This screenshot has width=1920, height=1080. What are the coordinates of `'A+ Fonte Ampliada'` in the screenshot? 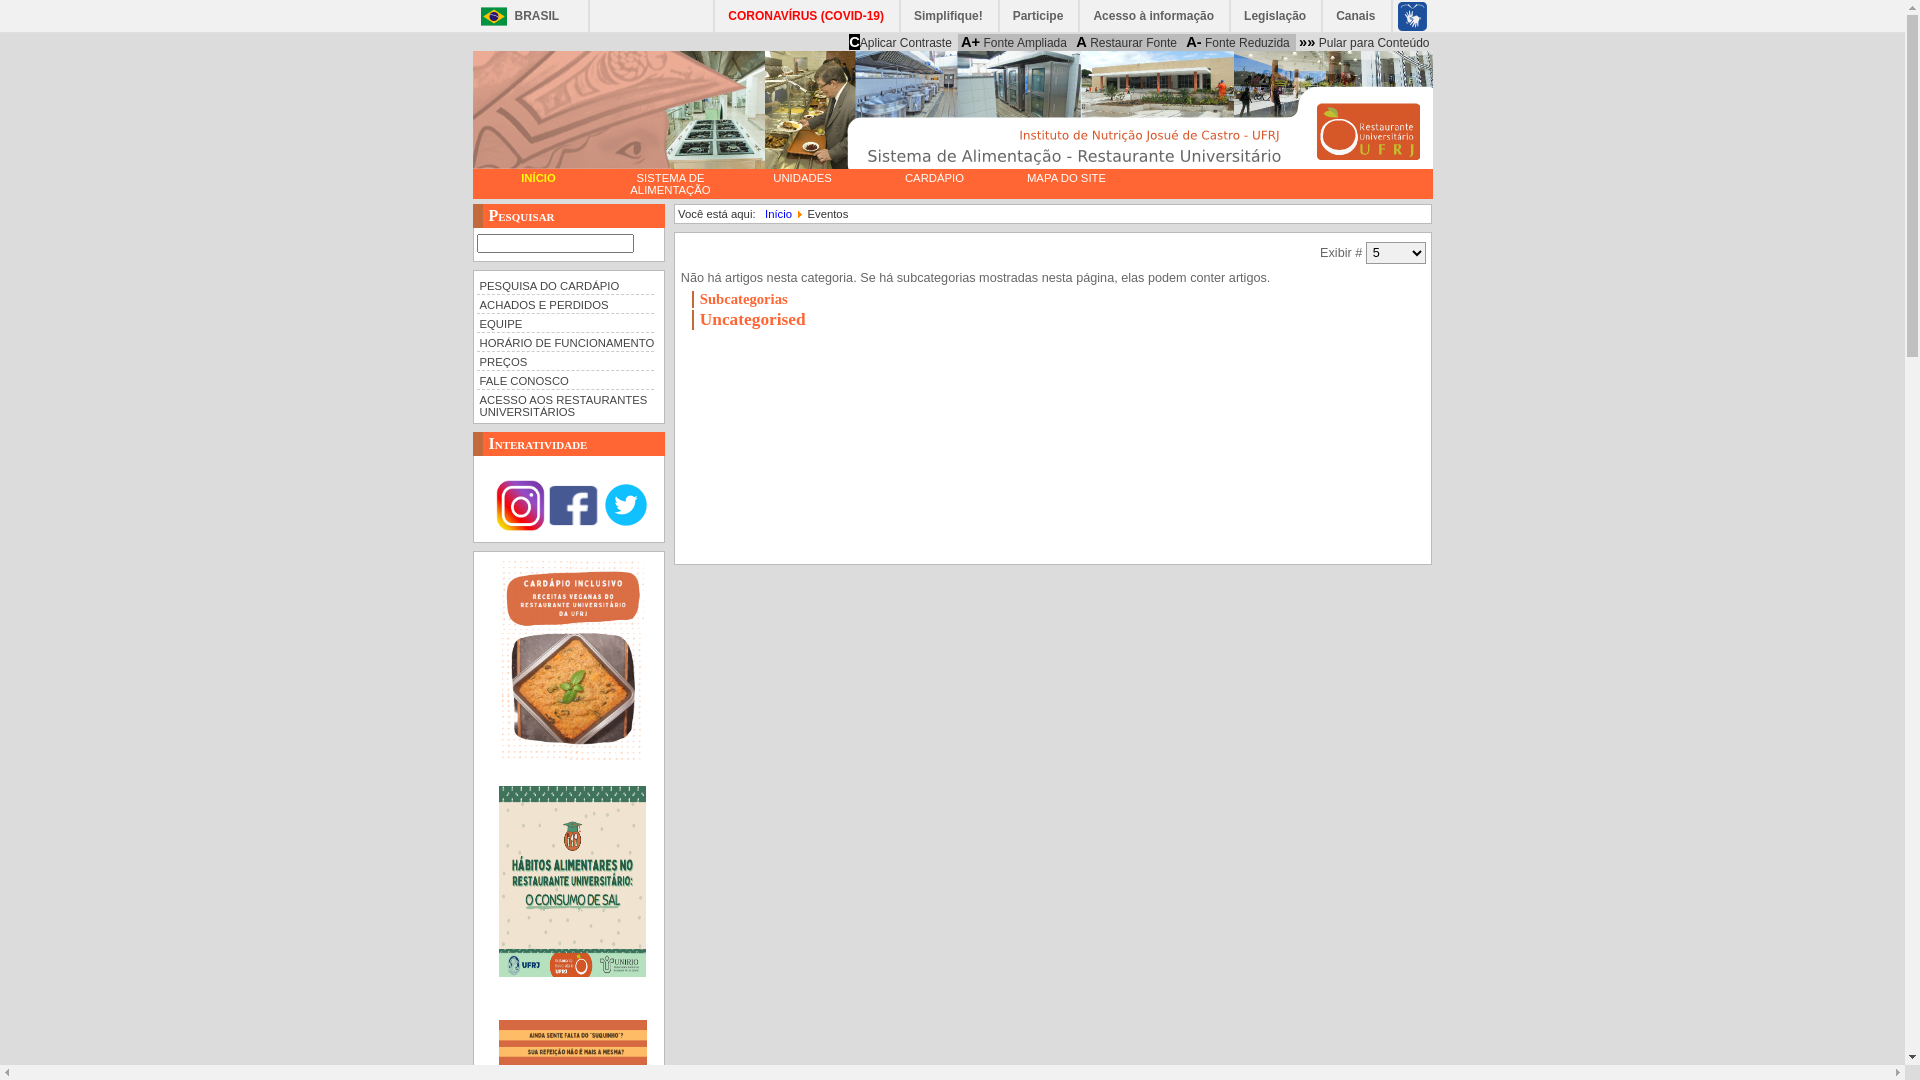 It's located at (1013, 42).